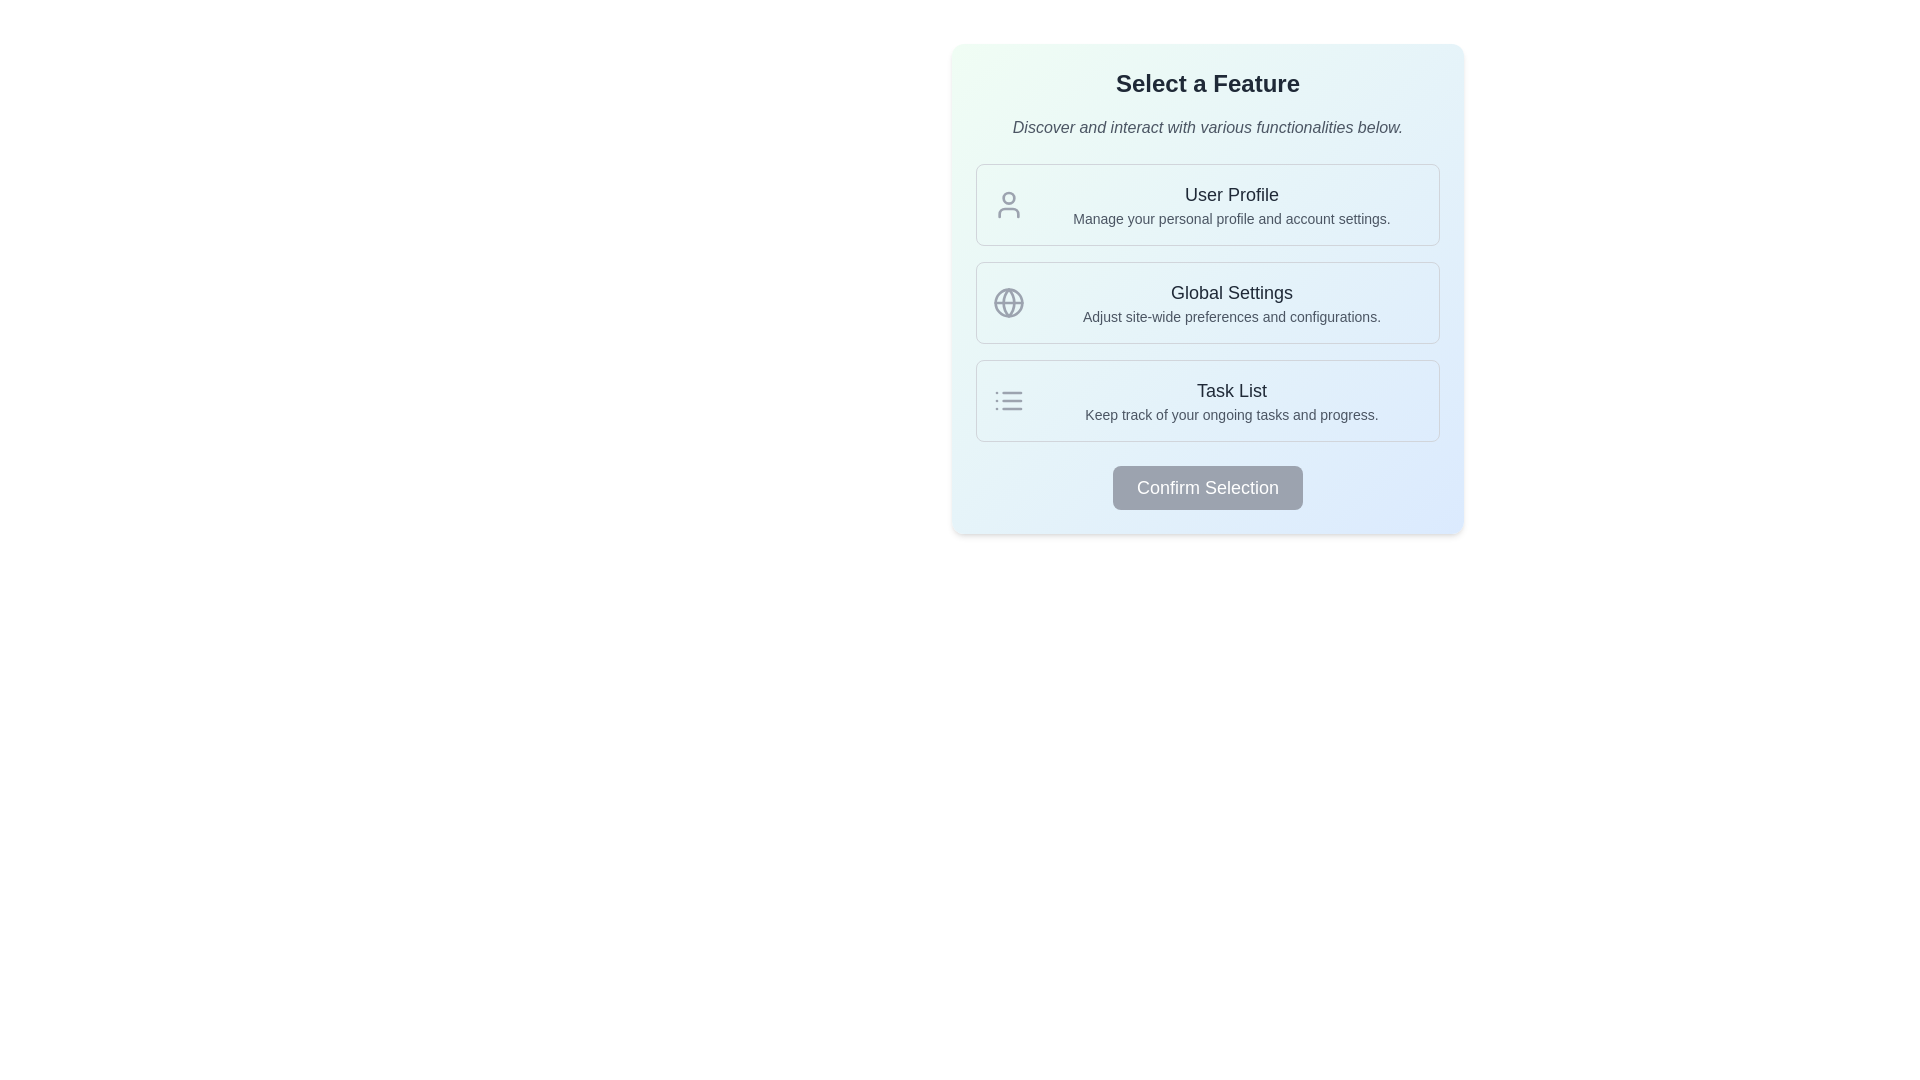  I want to click on the 'Global Settings' icon, which visually represents the concept of 'Global Settings' and is positioned to the left of the corresponding label text, so click(1008, 303).